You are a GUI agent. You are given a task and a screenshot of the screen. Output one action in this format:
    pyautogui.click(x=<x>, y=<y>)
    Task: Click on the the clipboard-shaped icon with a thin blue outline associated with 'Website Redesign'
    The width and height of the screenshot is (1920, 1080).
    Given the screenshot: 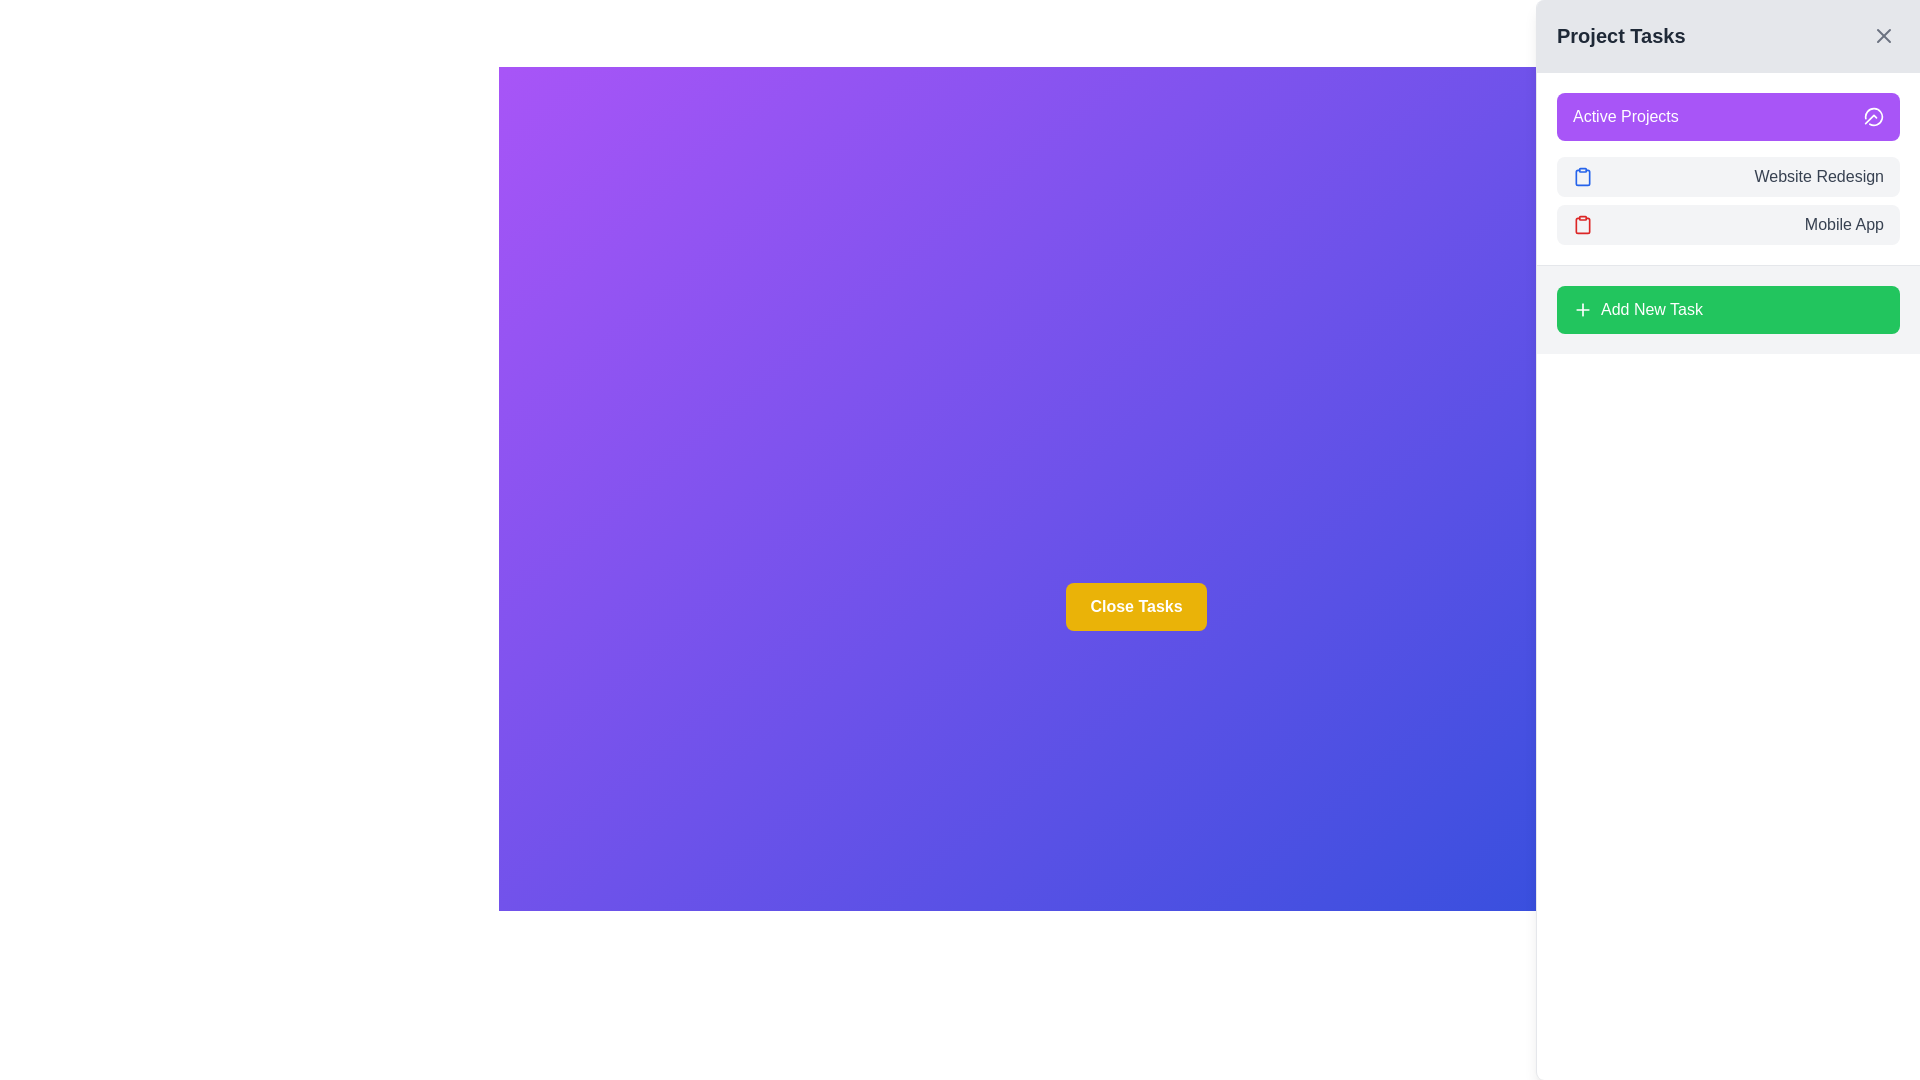 What is the action you would take?
    pyautogui.click(x=1582, y=176)
    